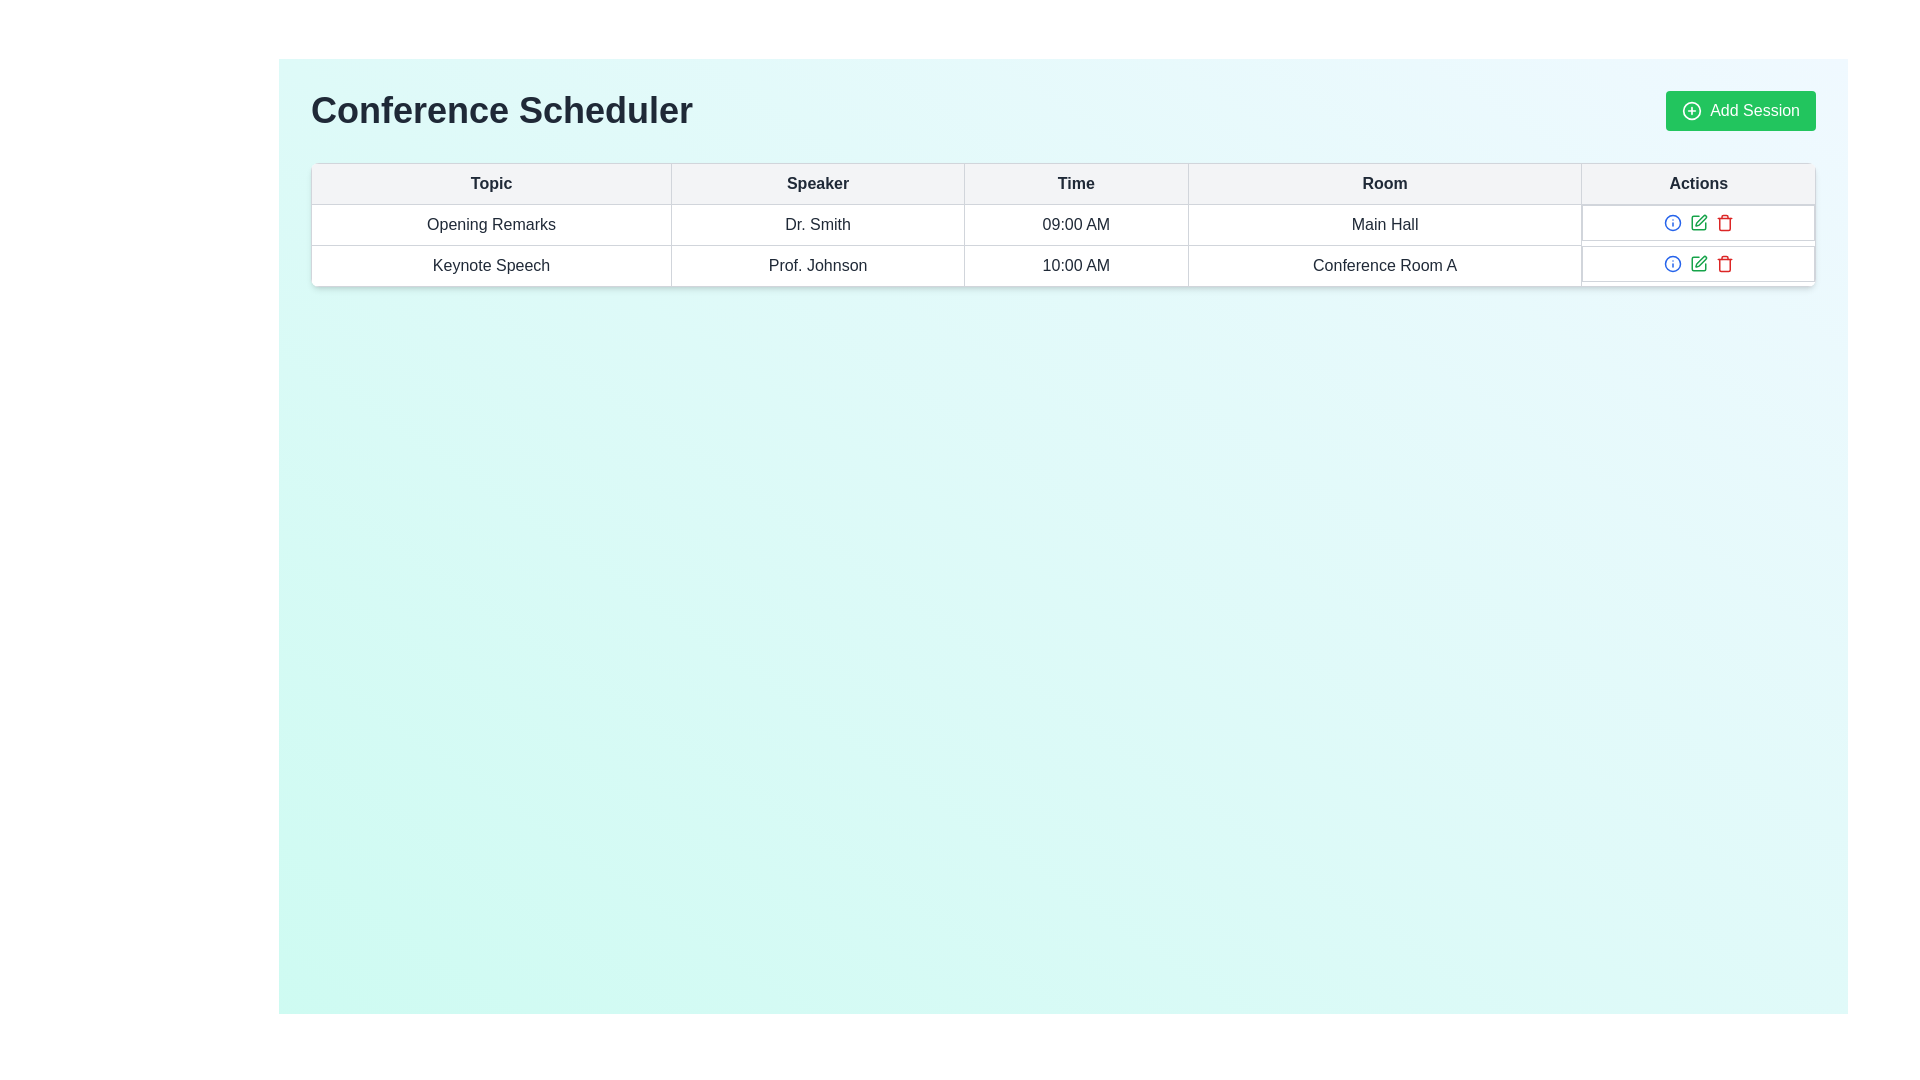 This screenshot has height=1080, width=1920. I want to click on the table cell displaying the title 'Keynote Speech' to identify the topic in the conference scheduler, so click(491, 265).